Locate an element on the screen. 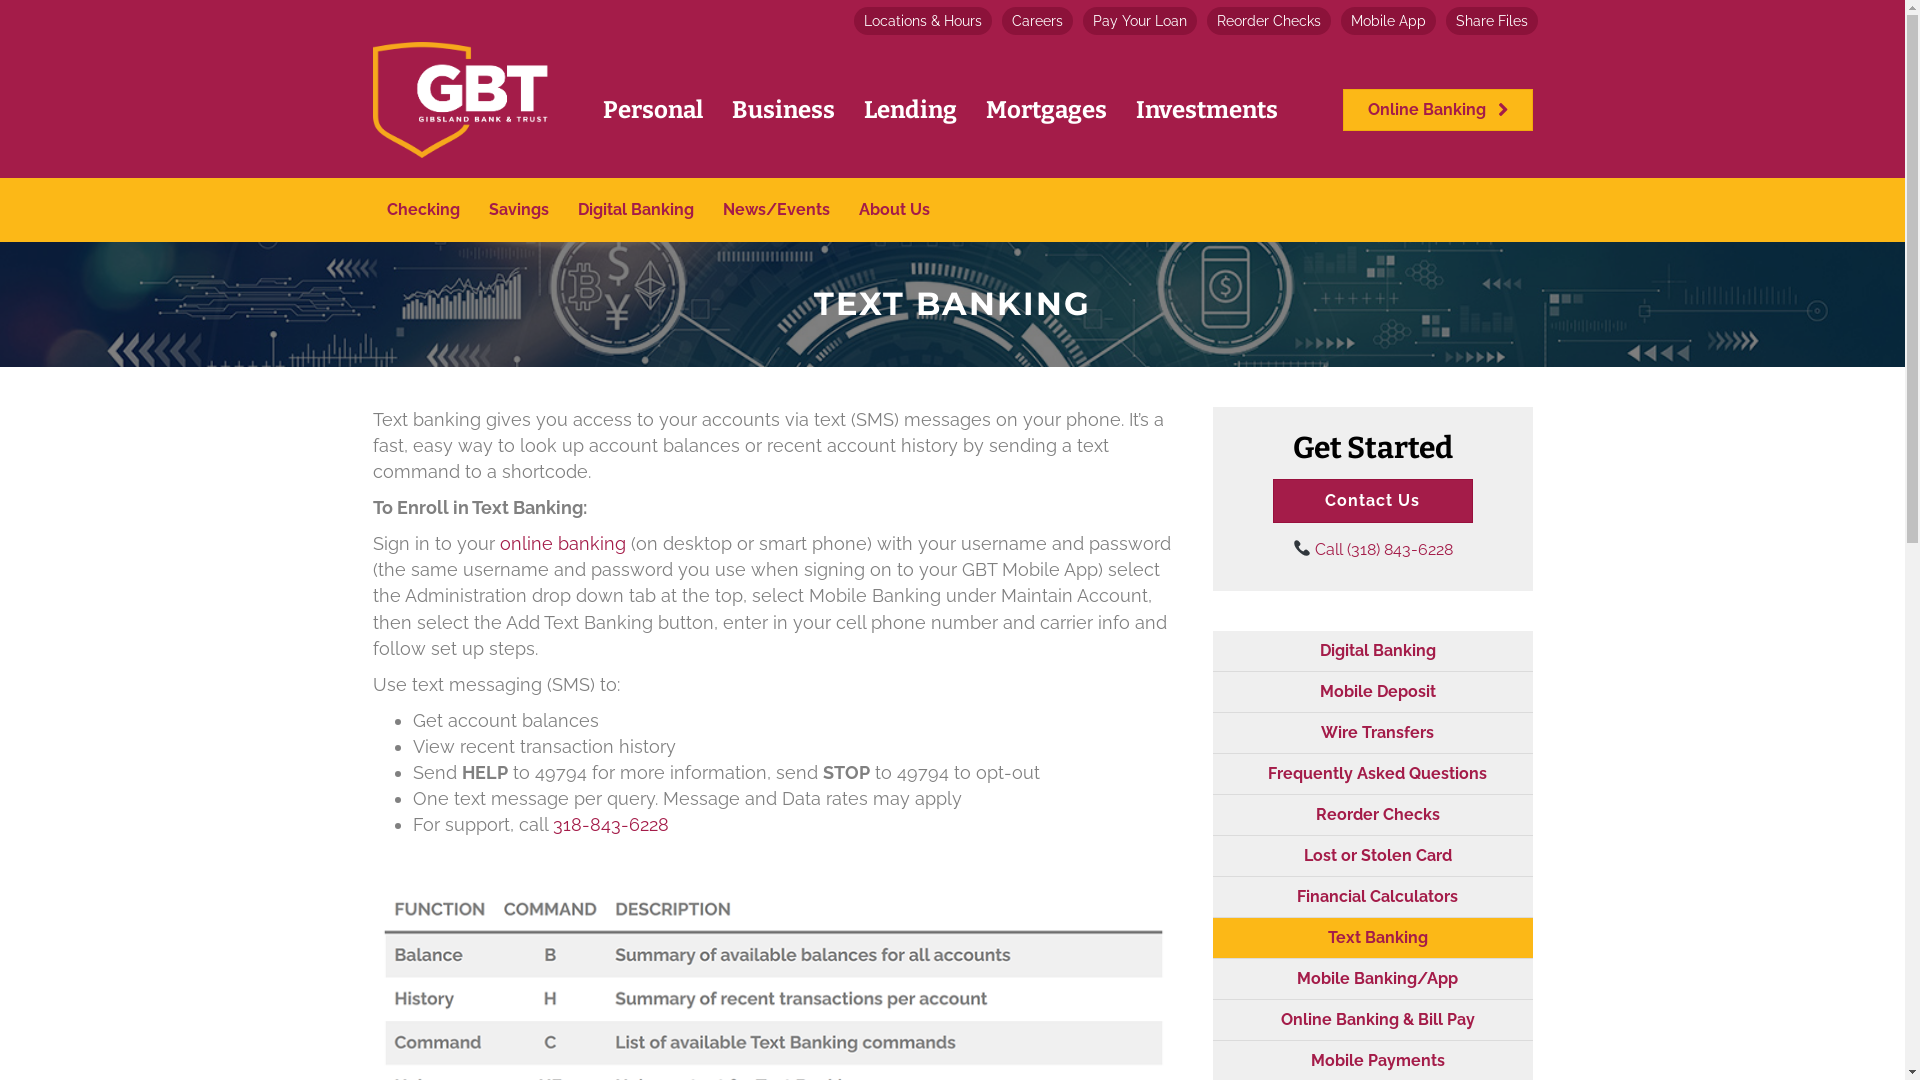 This screenshot has width=1920, height=1080. 'Mortgages' is located at coordinates (971, 110).